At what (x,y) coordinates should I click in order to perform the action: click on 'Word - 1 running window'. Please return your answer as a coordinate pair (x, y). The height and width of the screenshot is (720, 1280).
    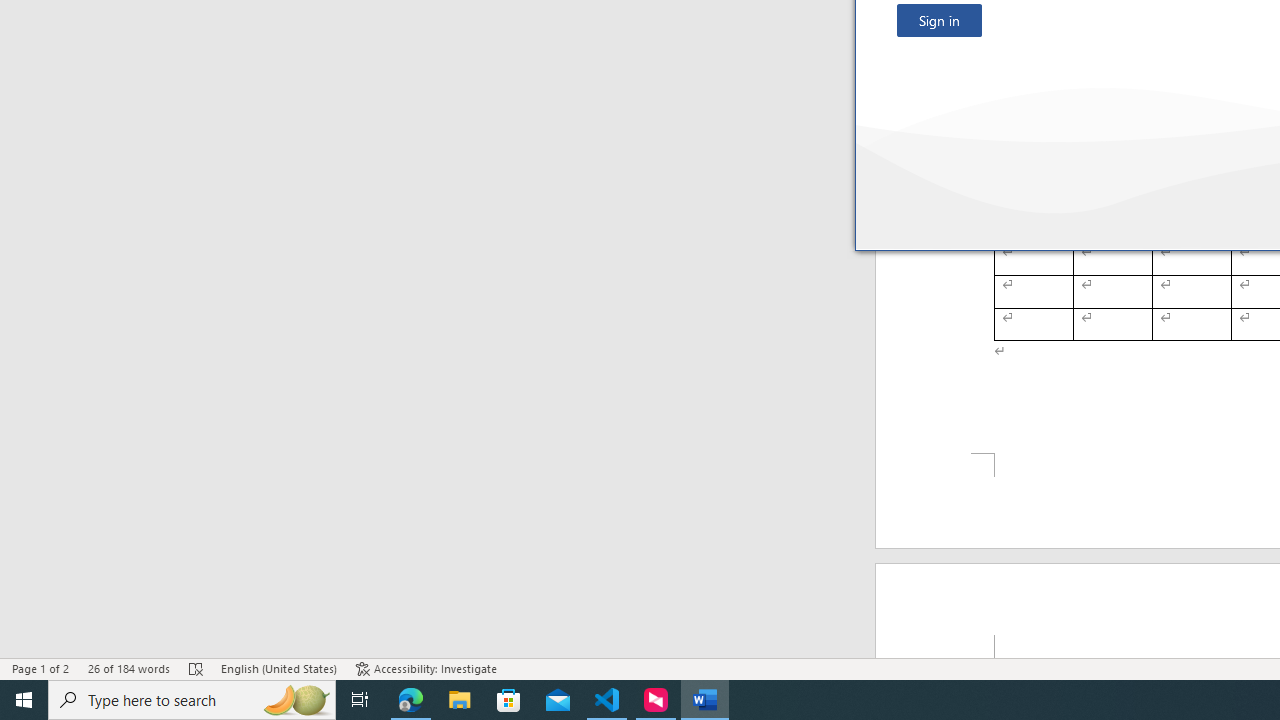
    Looking at the image, I should click on (705, 698).